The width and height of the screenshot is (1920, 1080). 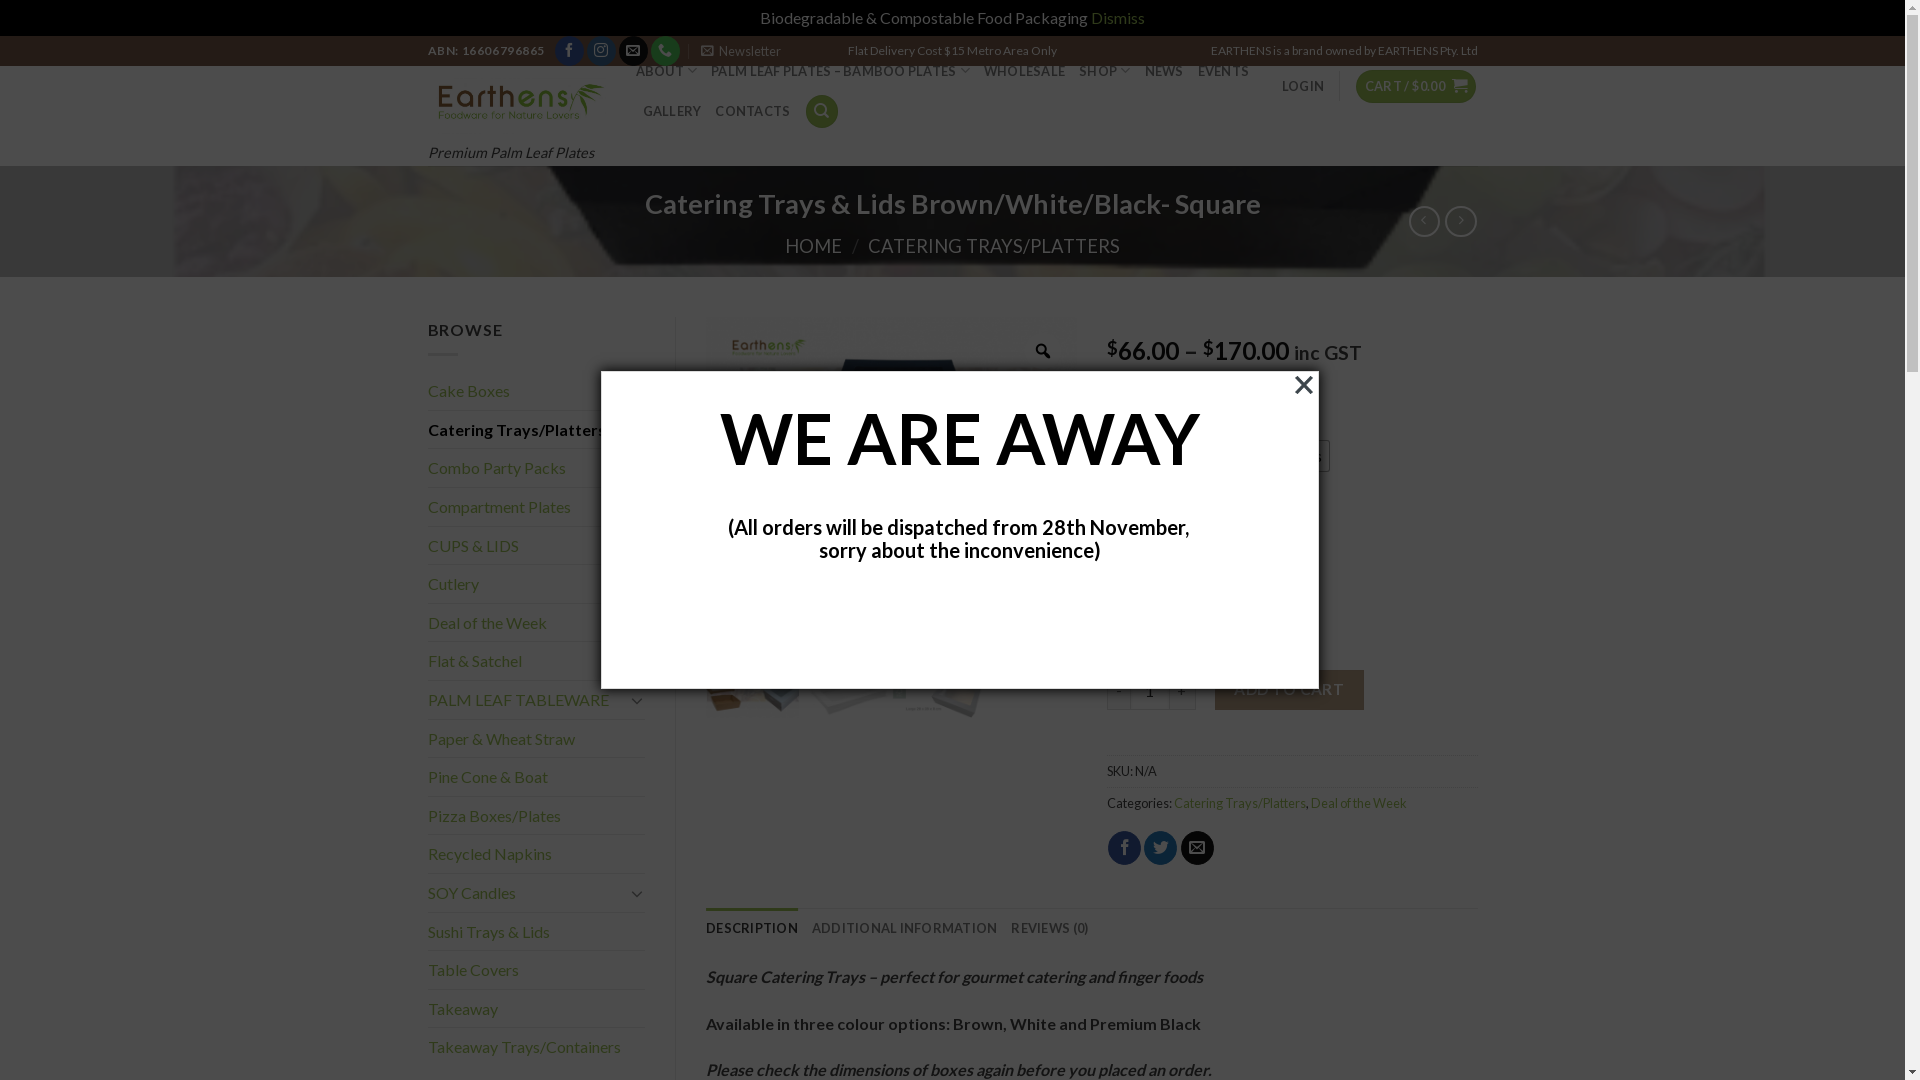 What do you see at coordinates (904, 928) in the screenshot?
I see `'ADDITIONAL INFORMATION'` at bounding box center [904, 928].